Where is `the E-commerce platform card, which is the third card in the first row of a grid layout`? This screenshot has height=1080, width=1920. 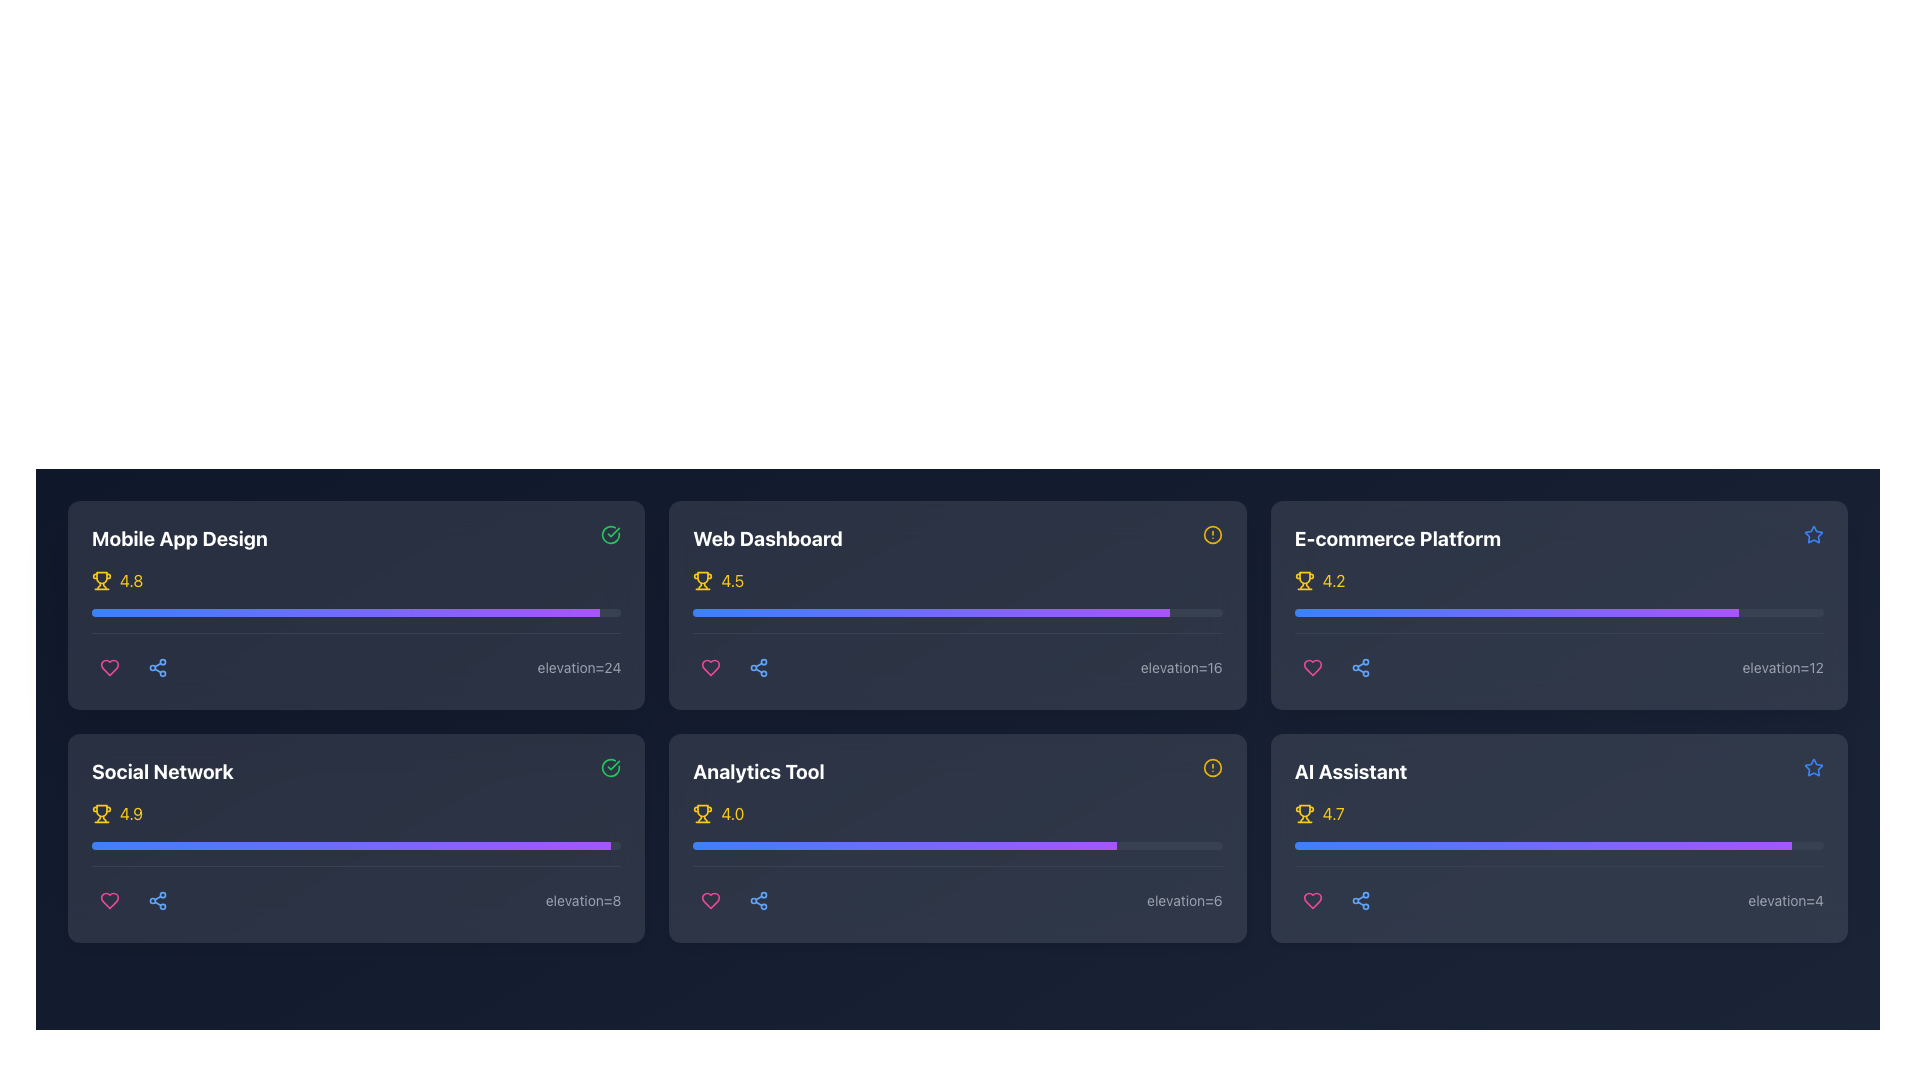
the E-commerce platform card, which is the third card in the first row of a grid layout is located at coordinates (1558, 604).